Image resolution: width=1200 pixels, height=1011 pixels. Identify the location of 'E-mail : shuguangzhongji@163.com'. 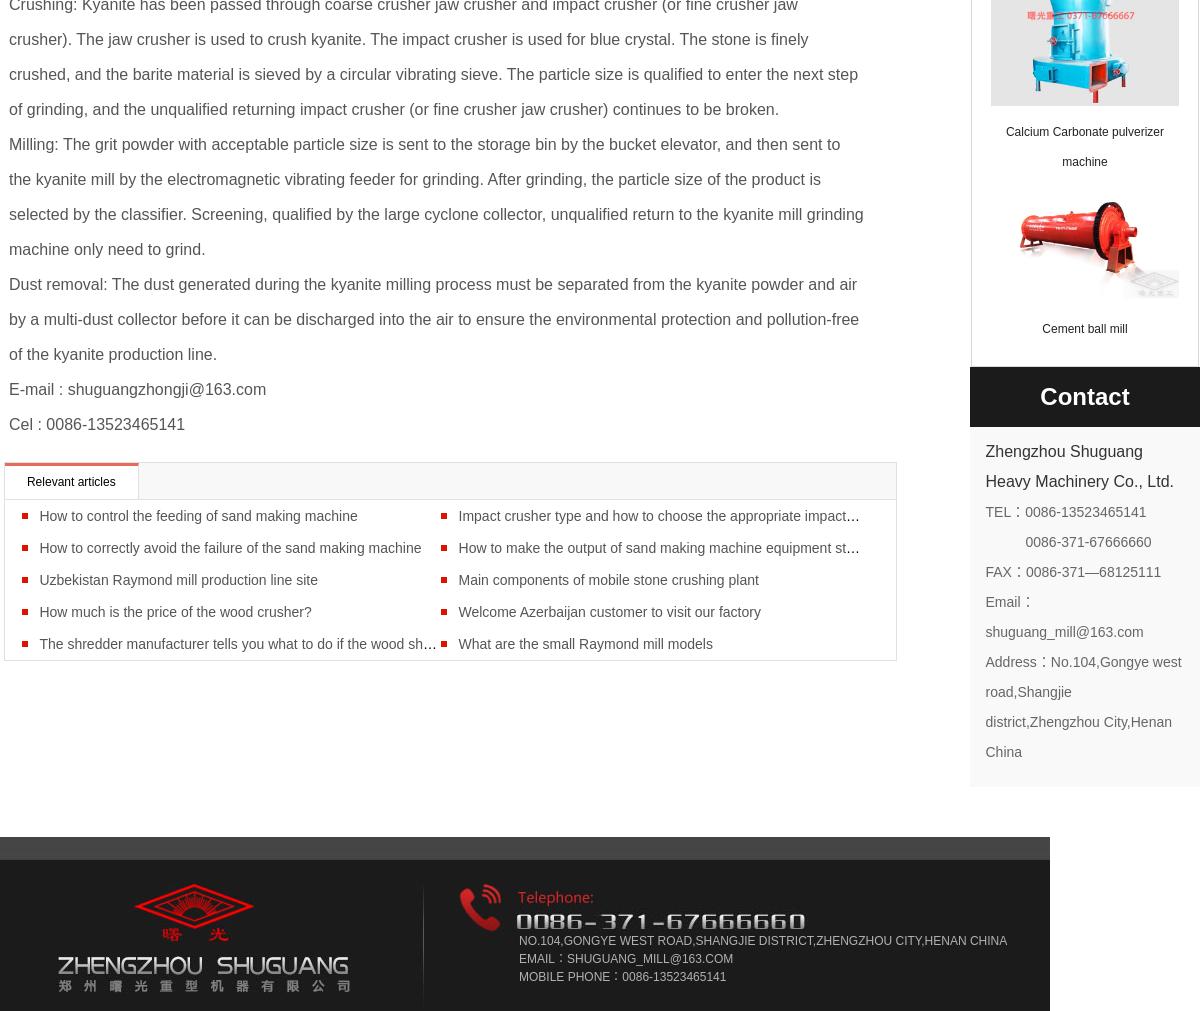
(9, 387).